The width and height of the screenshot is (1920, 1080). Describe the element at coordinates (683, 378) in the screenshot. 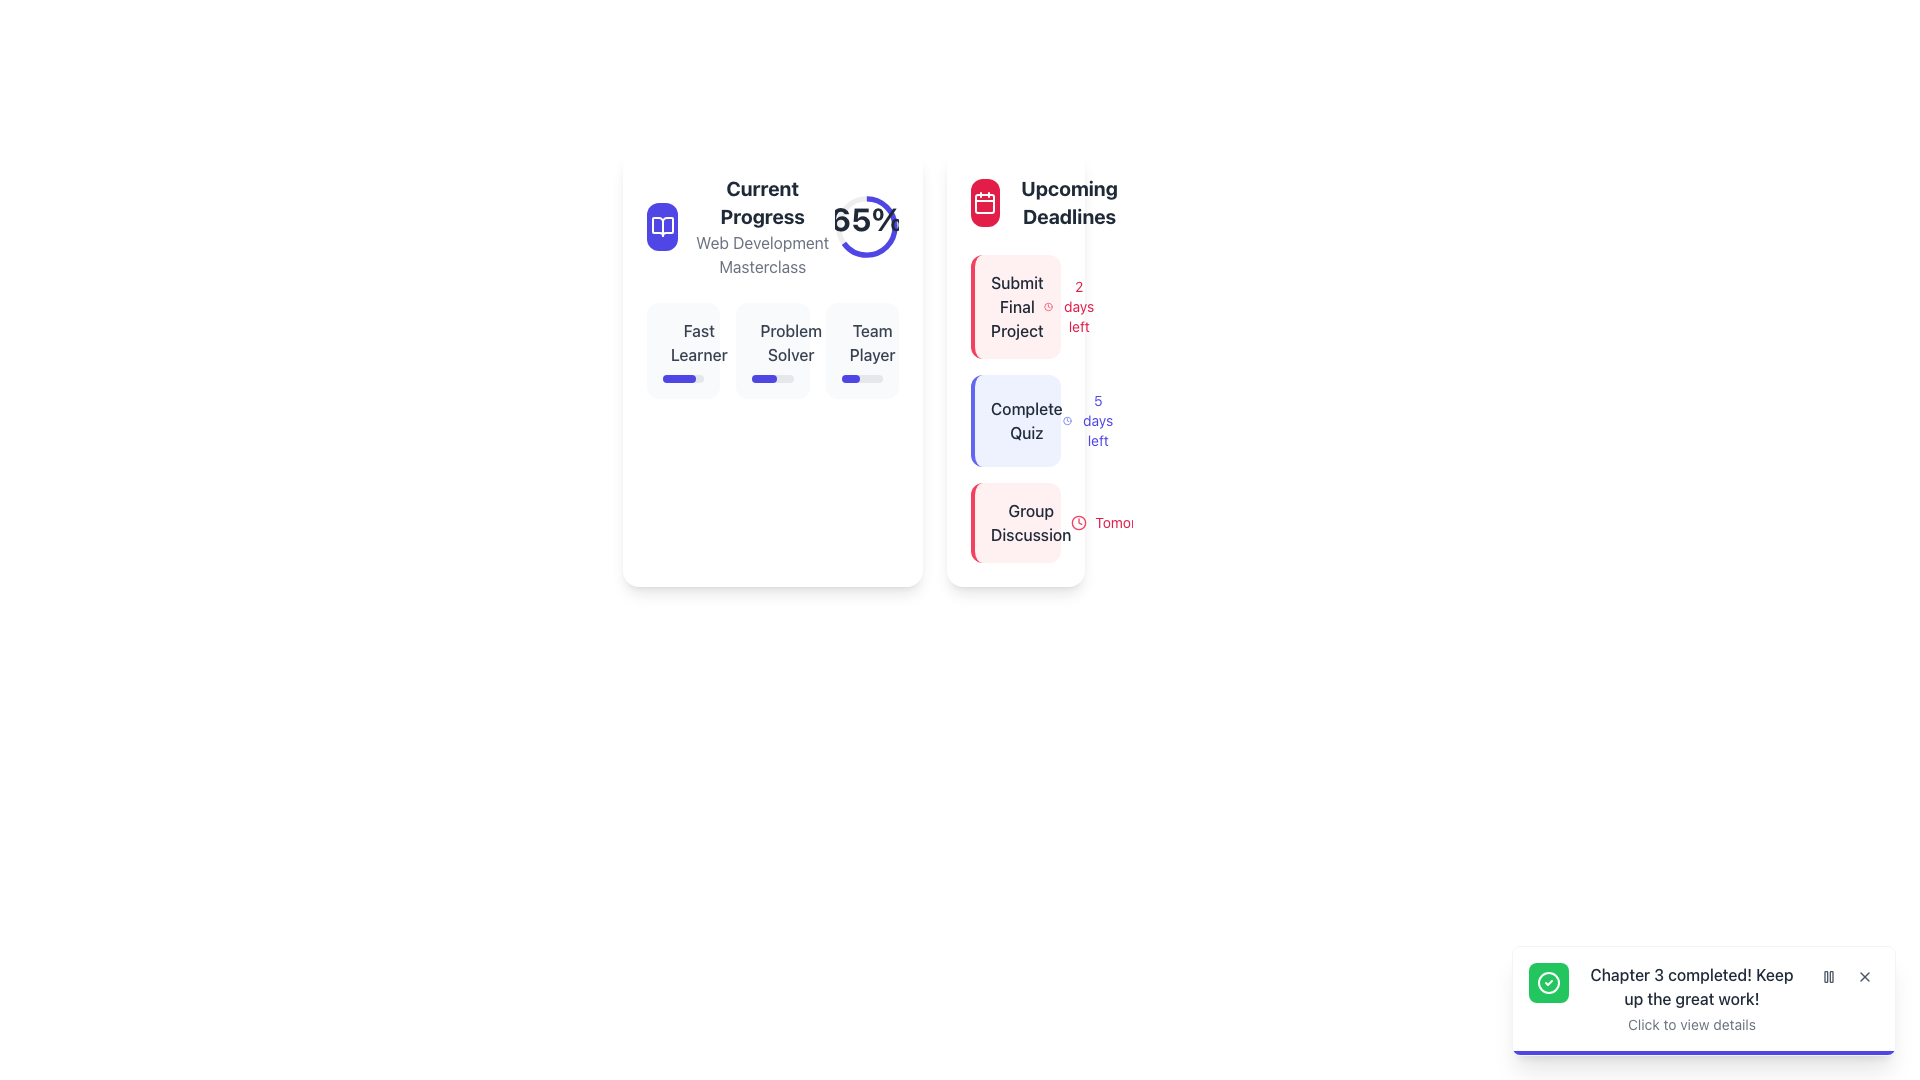

I see `the progress bar indicating the completion percentage for the "Fast Learner" category located below the label "Fast Learner" in the left panel under the "Current Progress" heading` at that location.